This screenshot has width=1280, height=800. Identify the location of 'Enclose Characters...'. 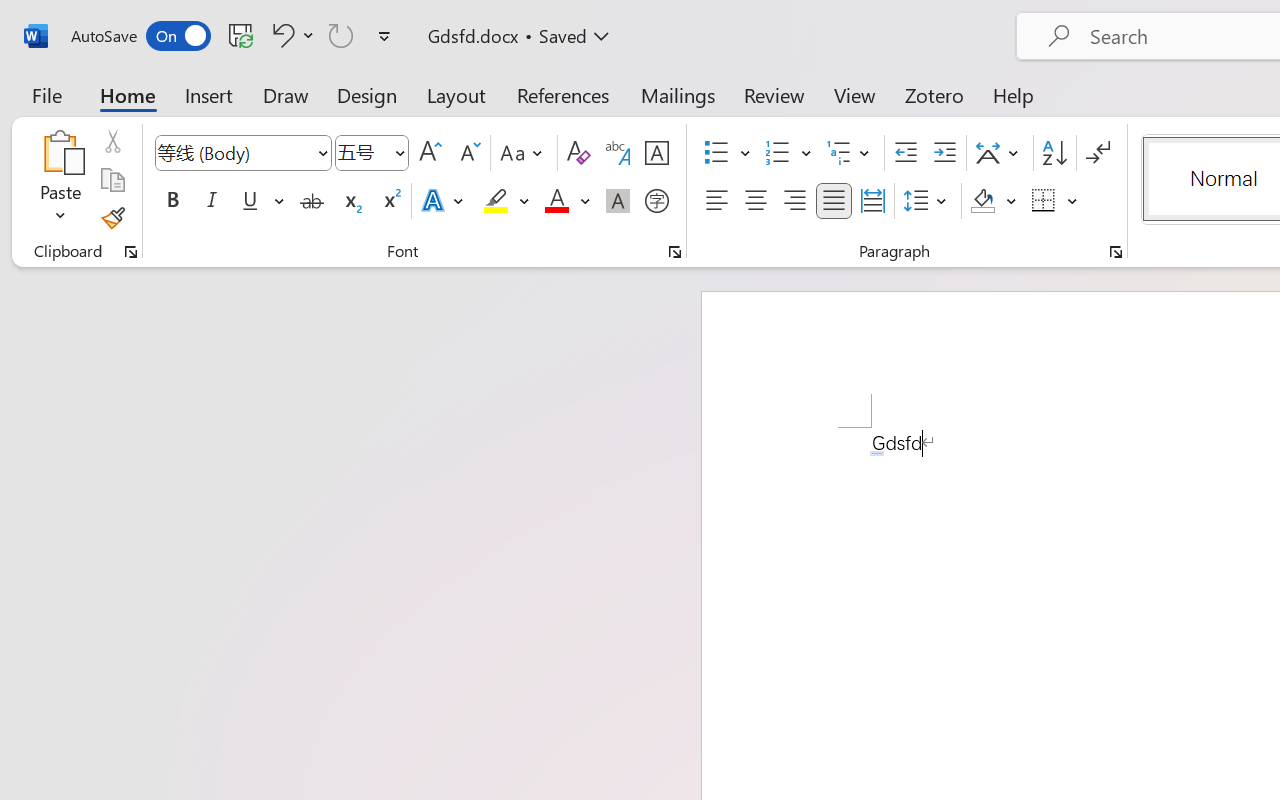
(656, 201).